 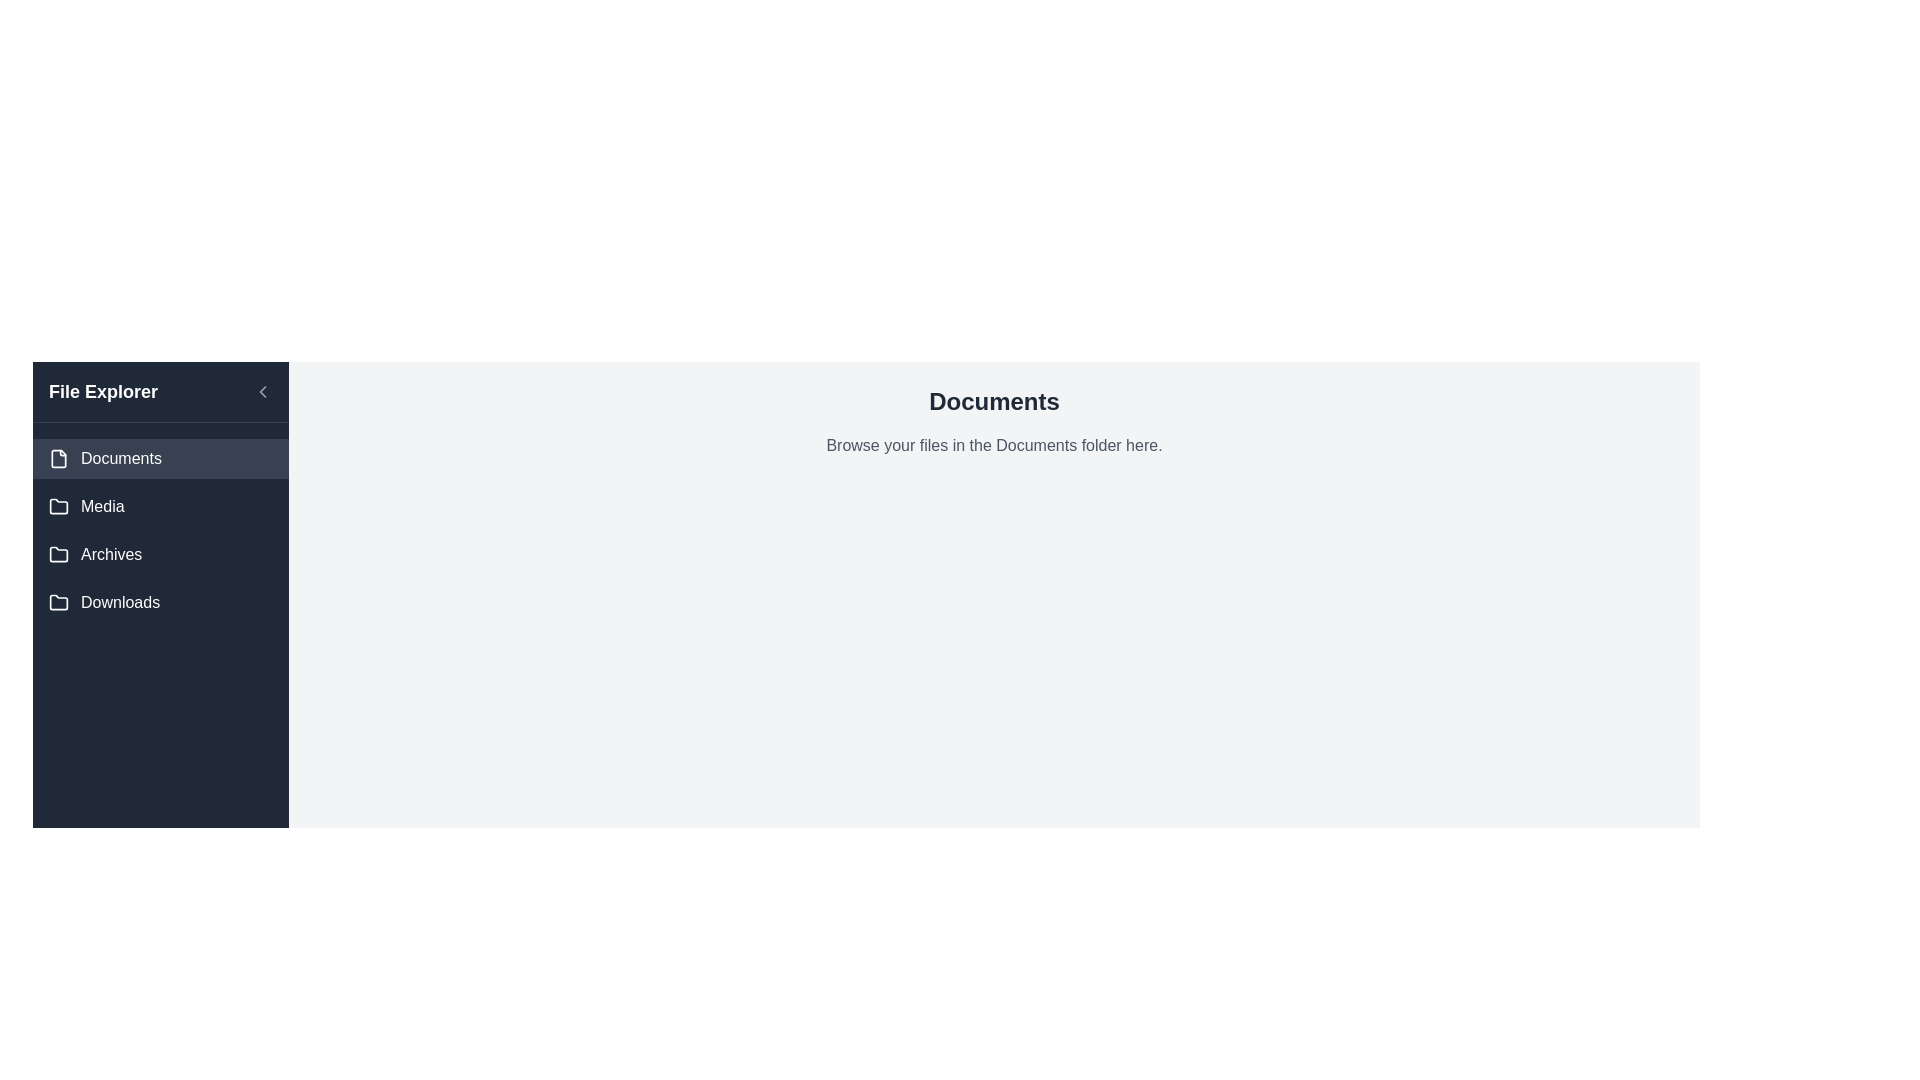 I want to click on the navigation icon located near the top left of the sidebar, adjacent to the 'File Explorer' label, which serves as a back button, so click(x=262, y=392).